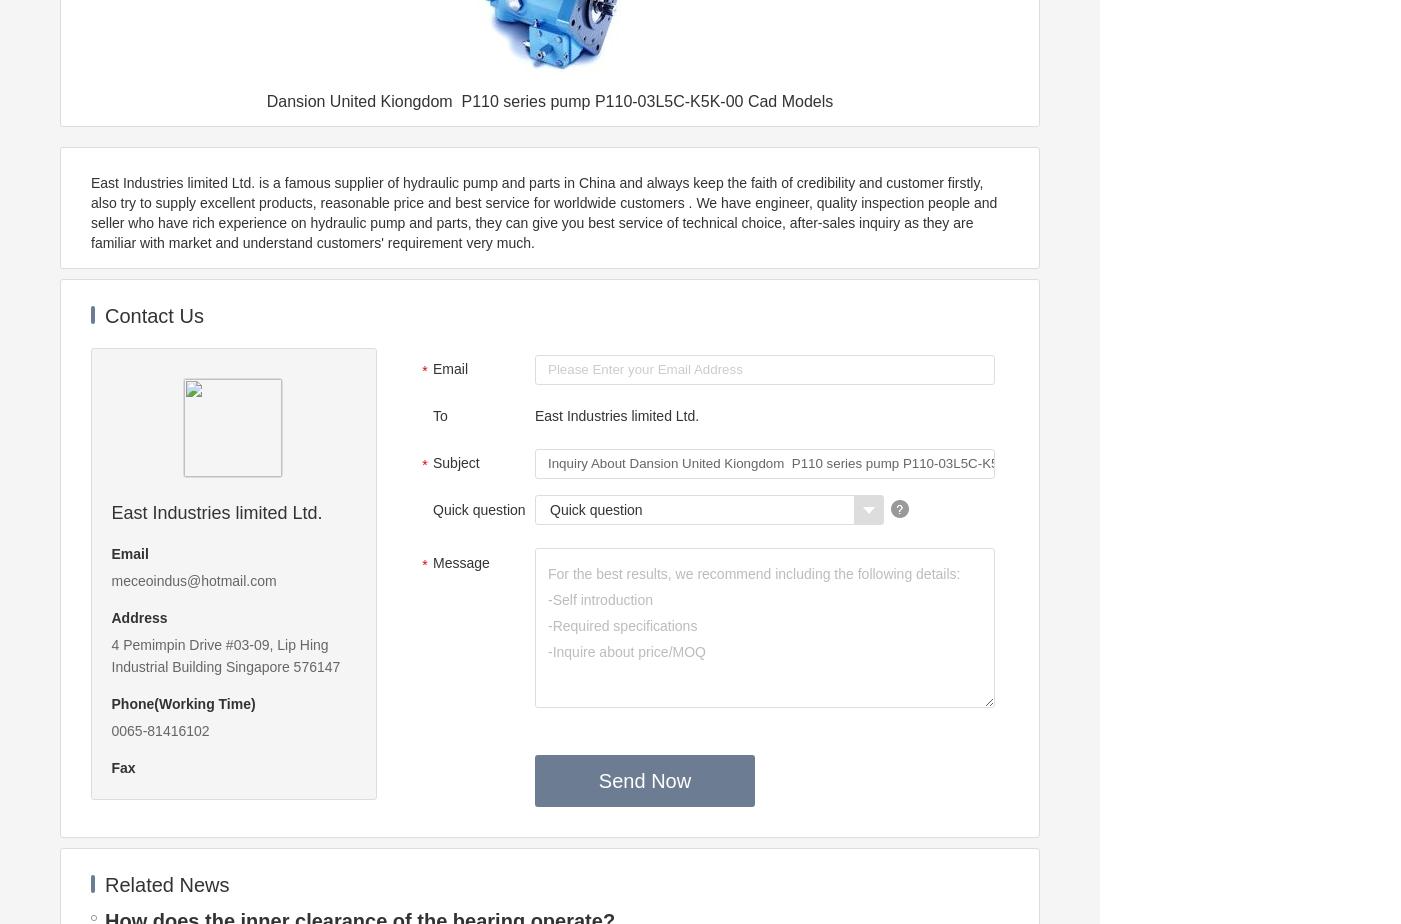  What do you see at coordinates (152, 316) in the screenshot?
I see `'Contact Us'` at bounding box center [152, 316].